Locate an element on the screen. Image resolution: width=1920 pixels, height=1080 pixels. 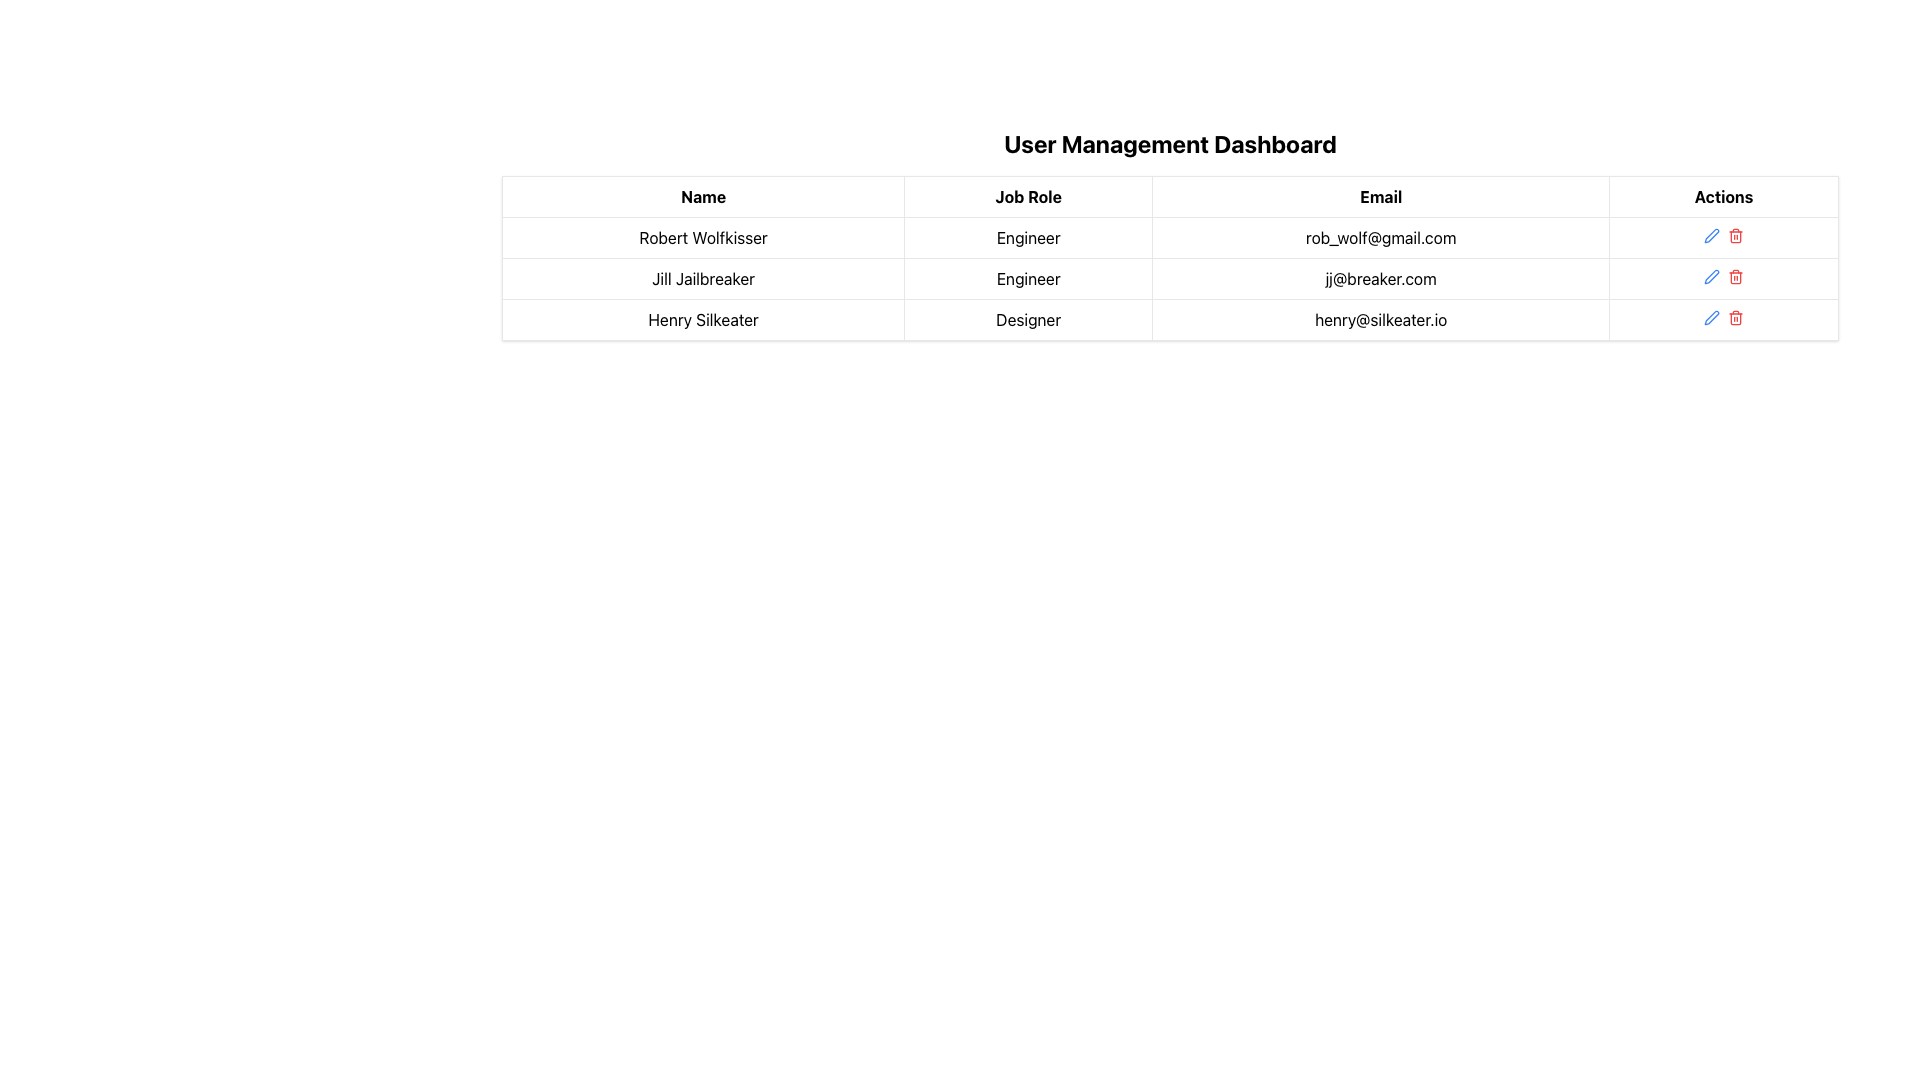
the non-interactive Text Label that displays the name of a user or entity in the user management dashboard is located at coordinates (703, 237).